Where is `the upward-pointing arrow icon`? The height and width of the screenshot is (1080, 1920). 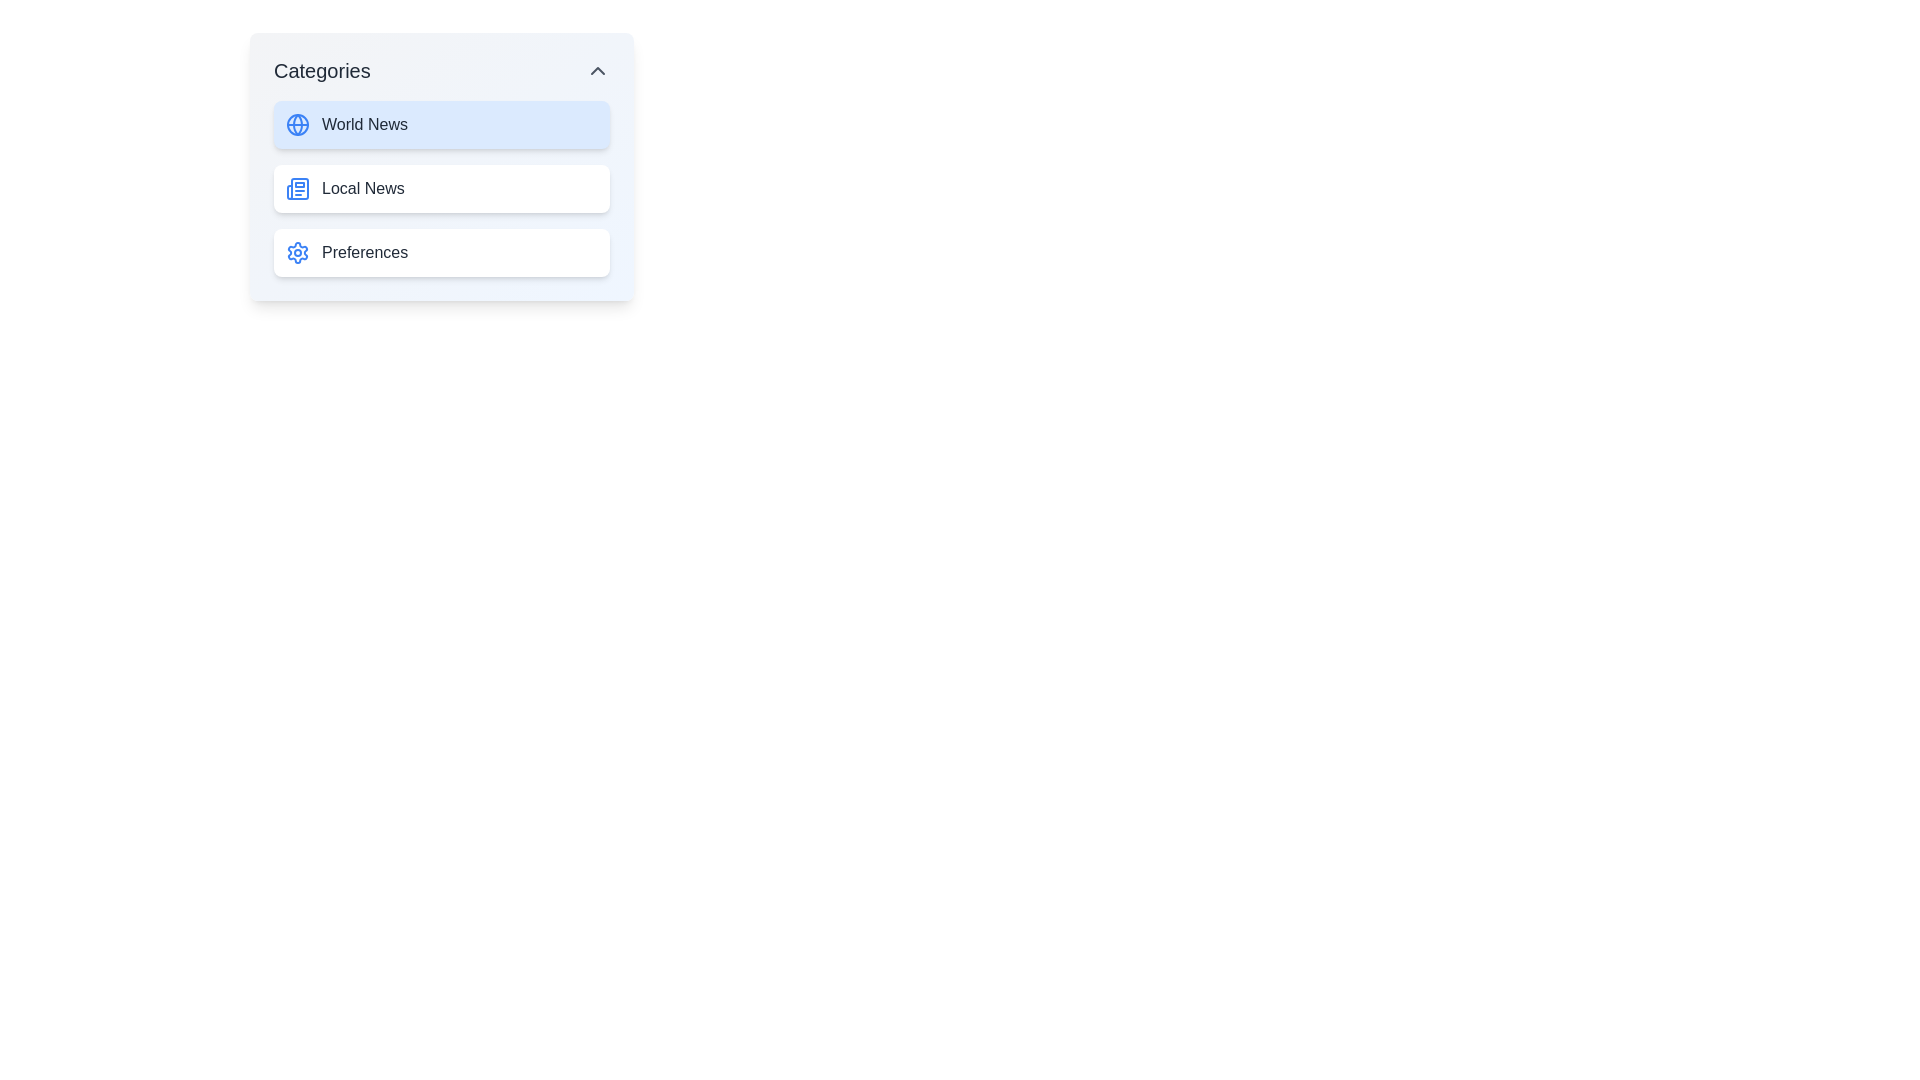 the upward-pointing arrow icon is located at coordinates (597, 69).